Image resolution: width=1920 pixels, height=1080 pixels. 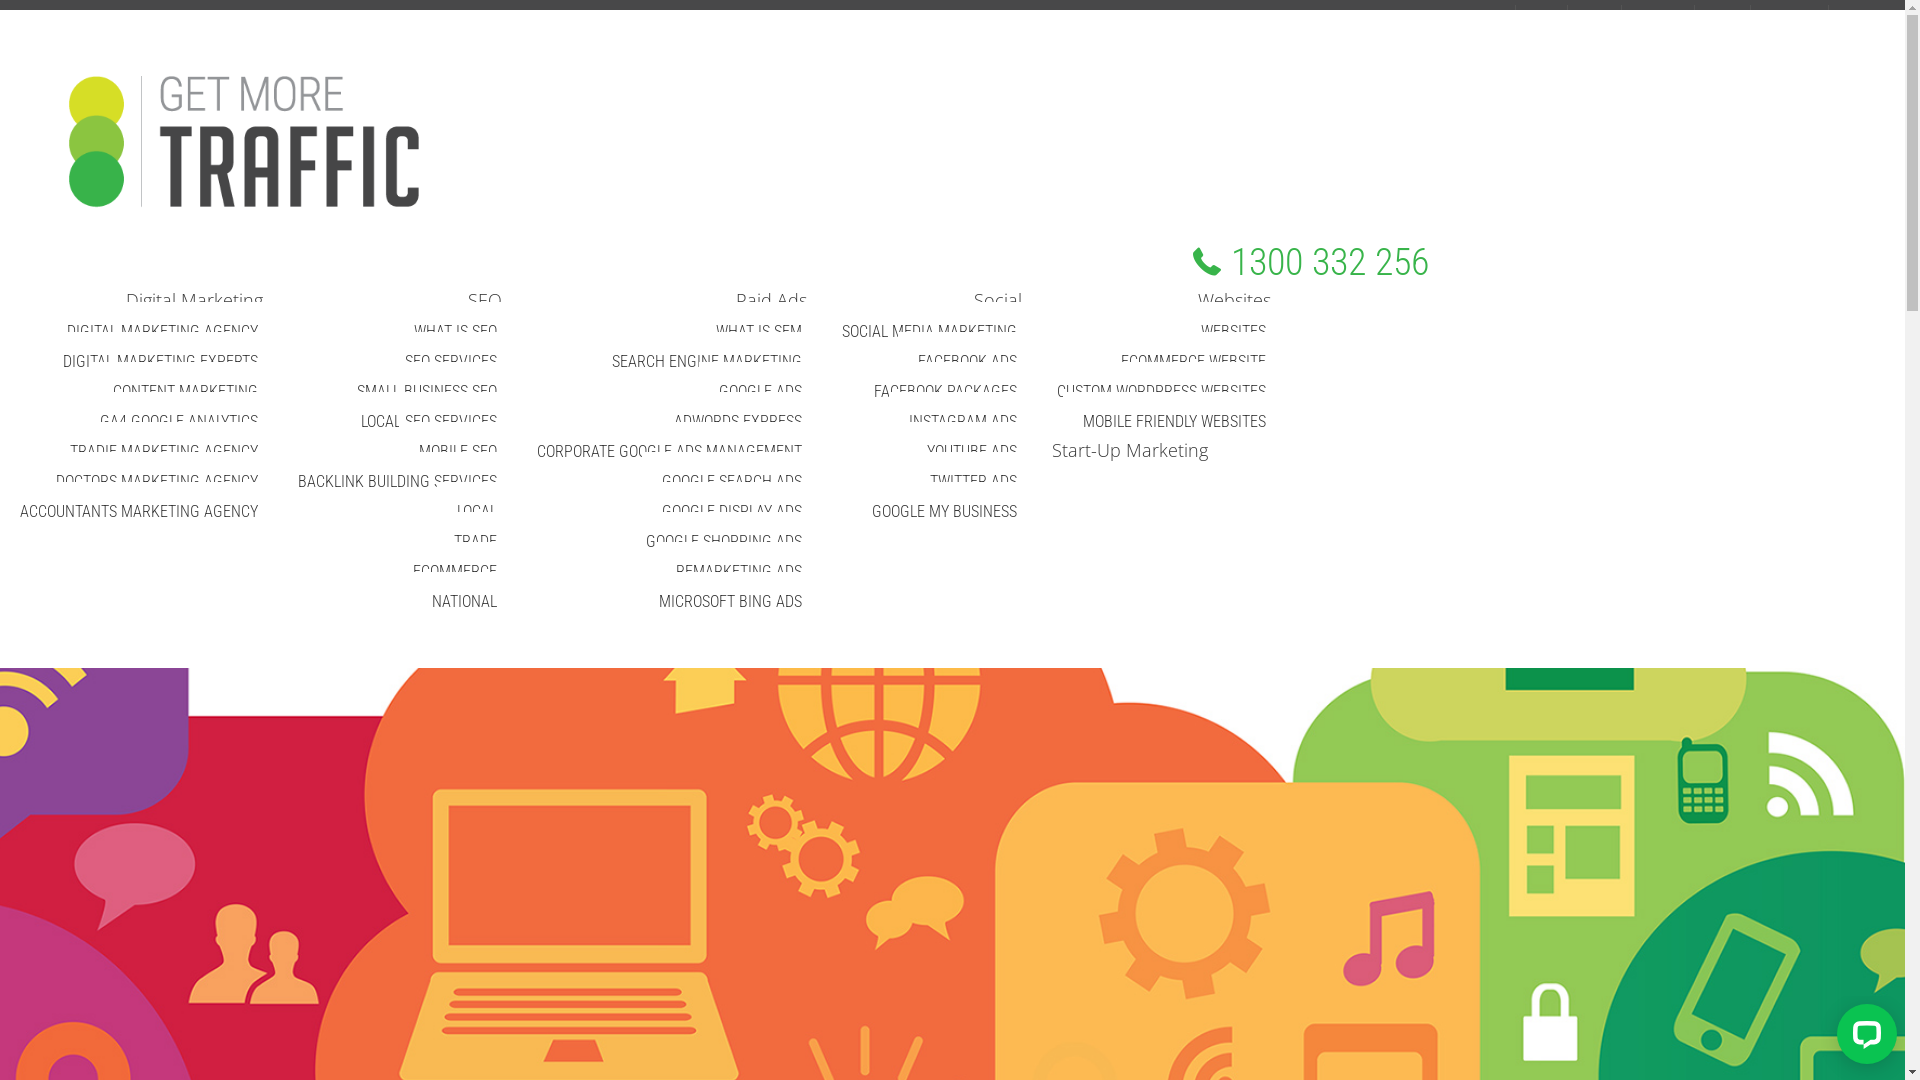 I want to click on 'MICROSOFT BING ADS', so click(x=729, y=600).